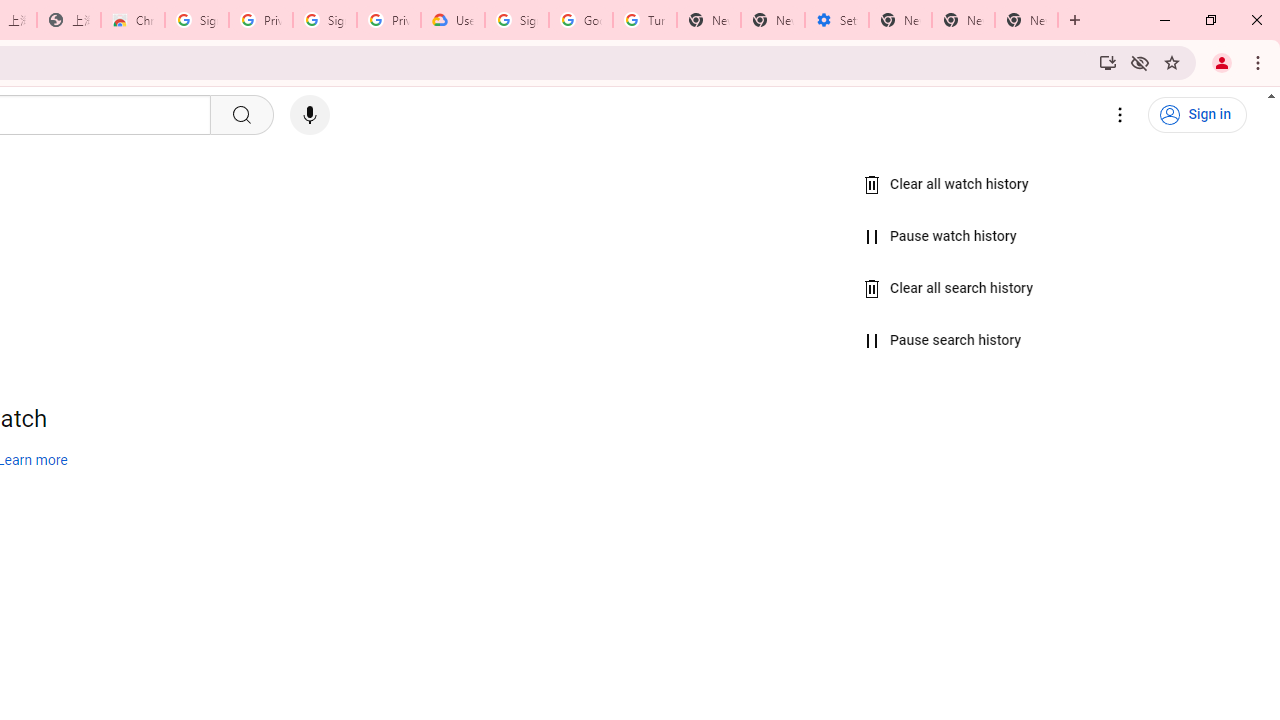 The width and height of the screenshot is (1280, 720). Describe the element at coordinates (197, 20) in the screenshot. I see `'Sign in - Google Accounts'` at that location.